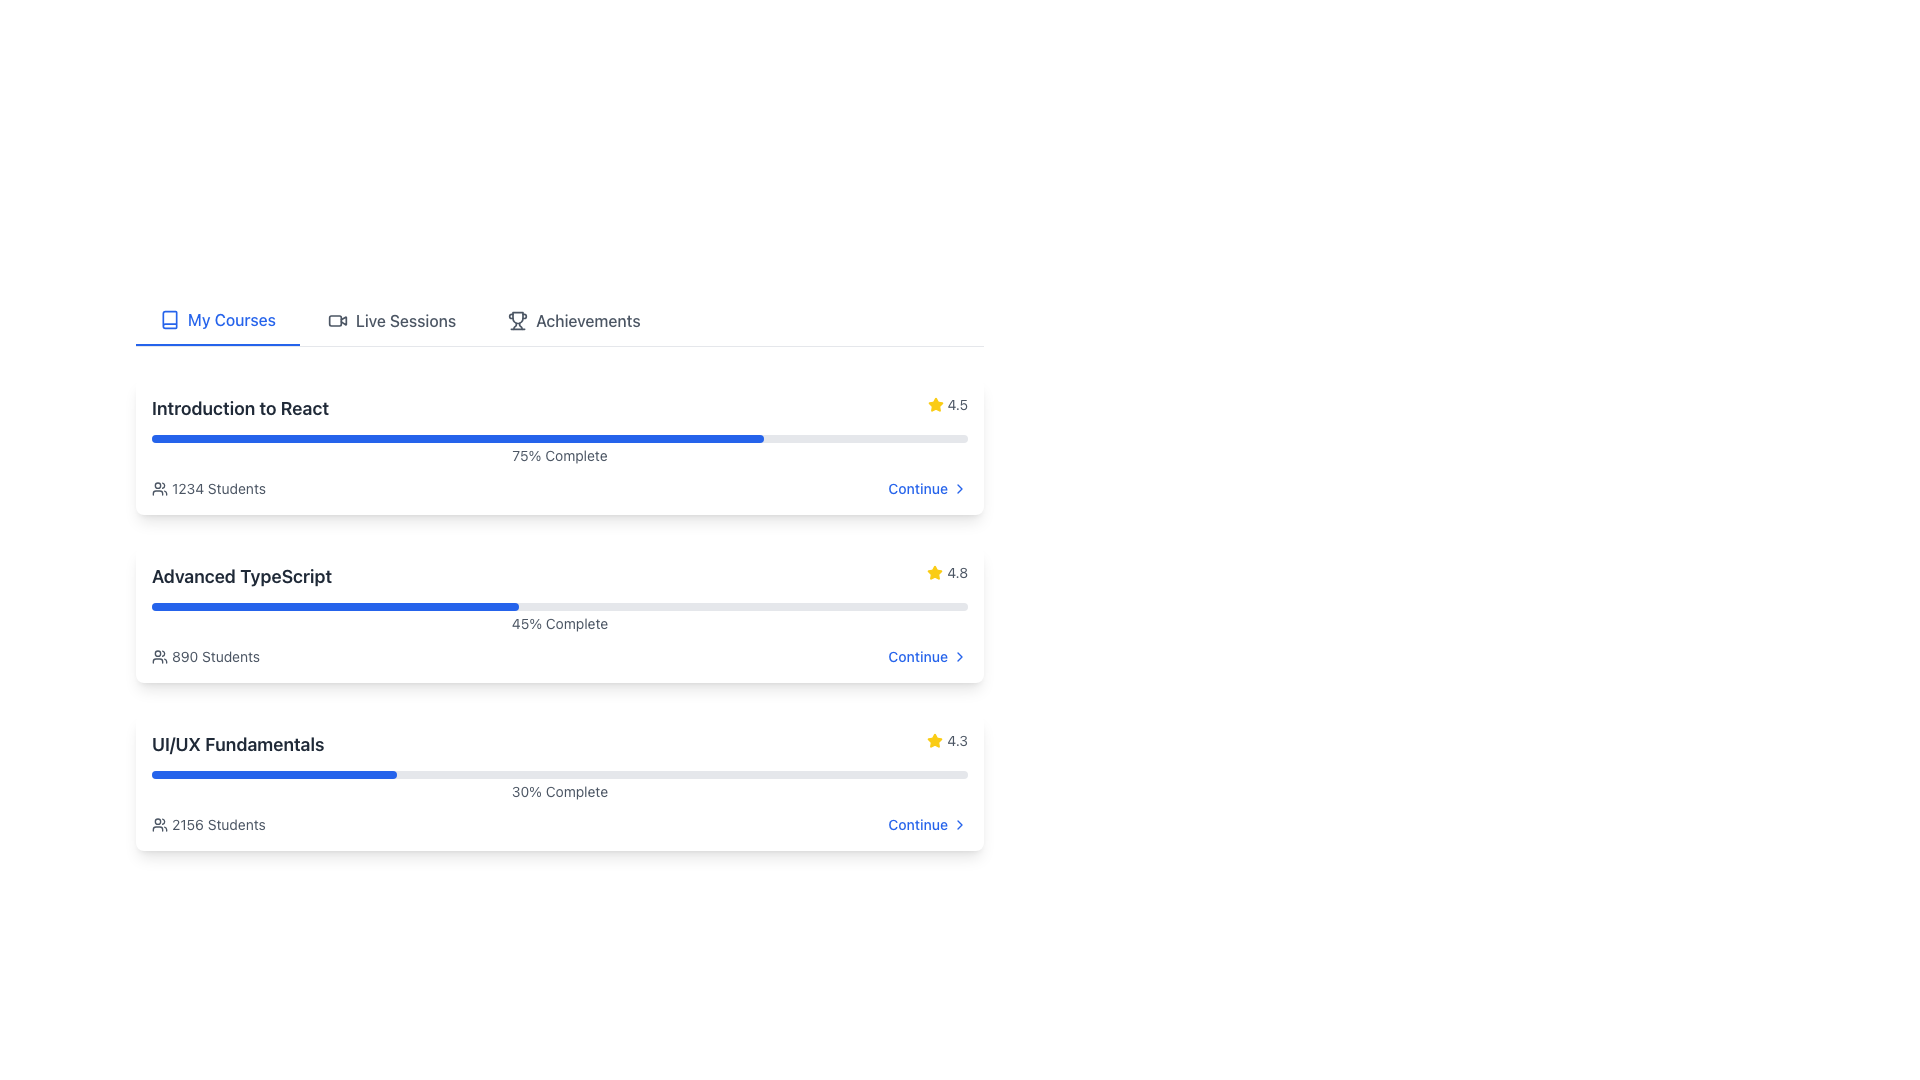 The height and width of the screenshot is (1080, 1920). Describe the element at coordinates (960, 489) in the screenshot. I see `the button-like SVG icon that is positioned to the right of the 'Continue' text in the 'Introduction to React' section for accessibility purposes` at that location.